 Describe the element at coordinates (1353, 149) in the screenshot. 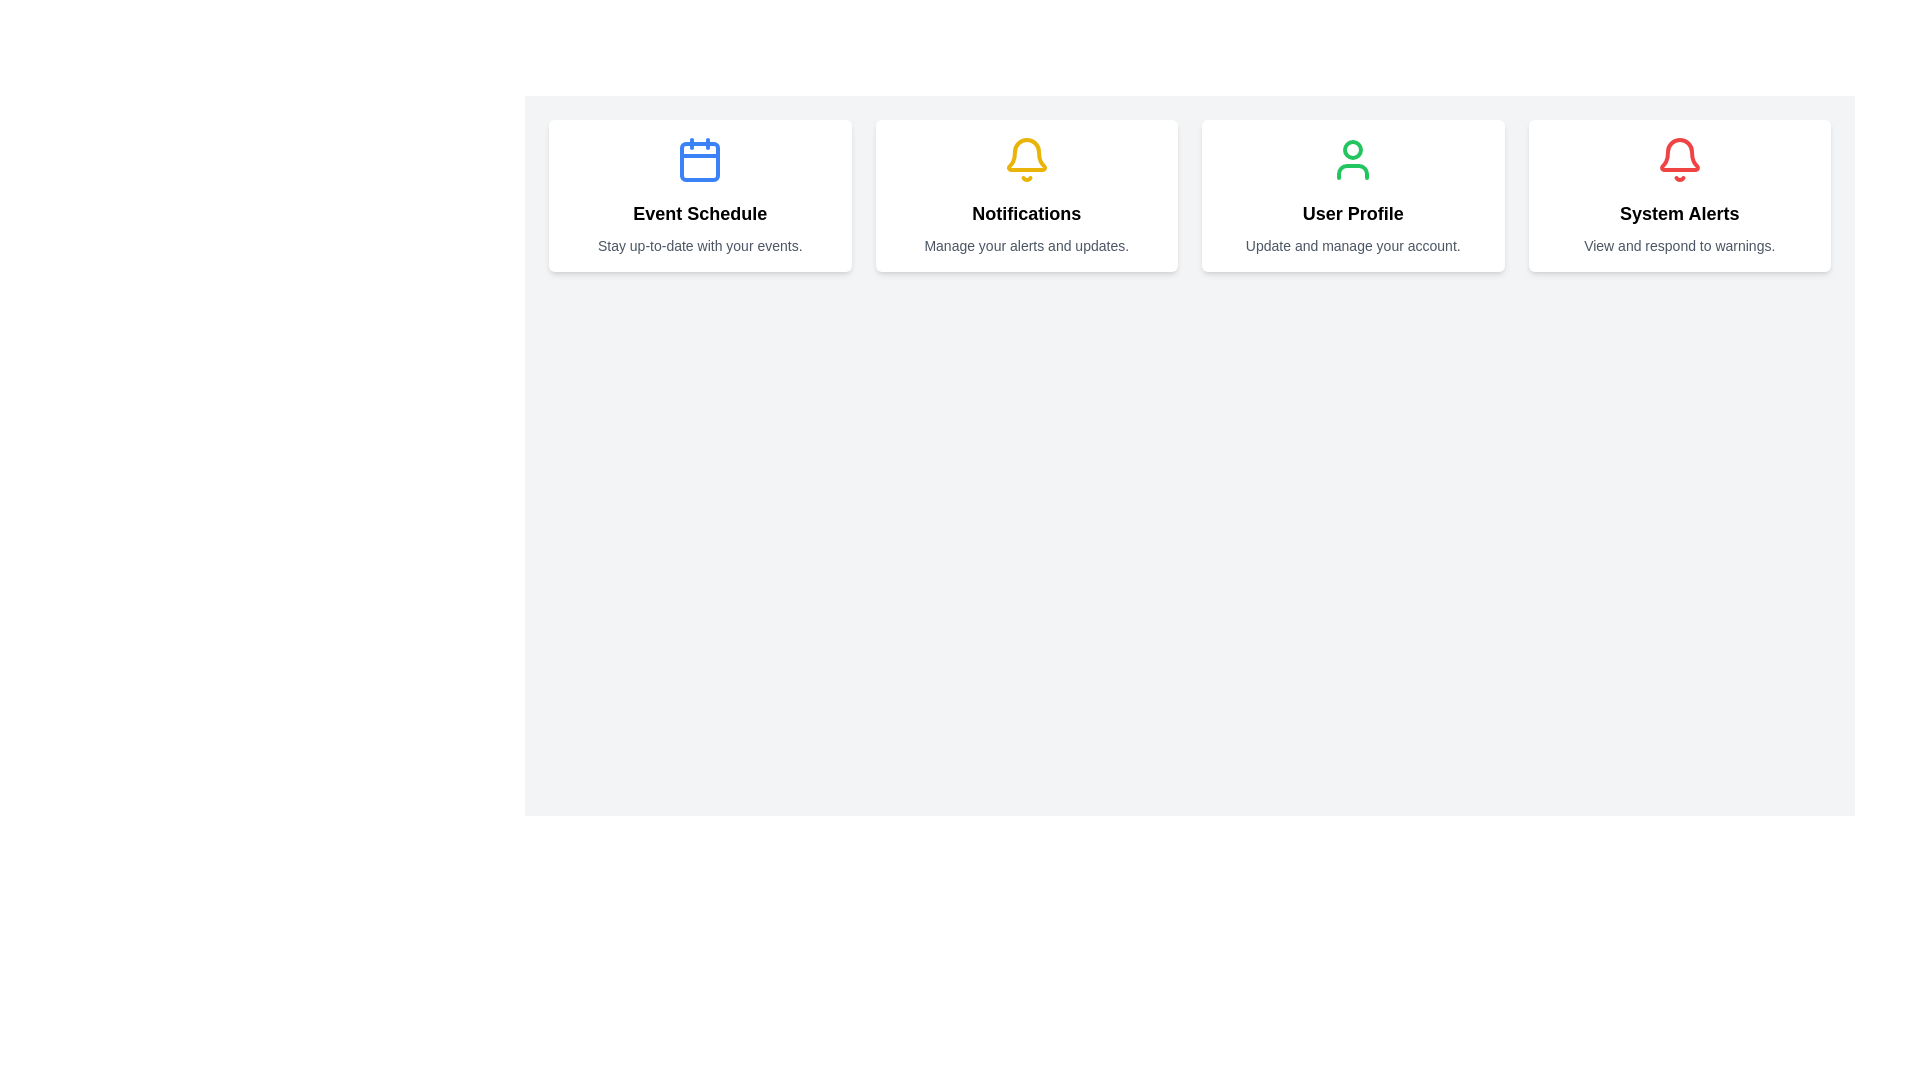

I see `the smaller circle that defines the head of the user icon in the User Profile card, which is centrally positioned within the icon` at that location.